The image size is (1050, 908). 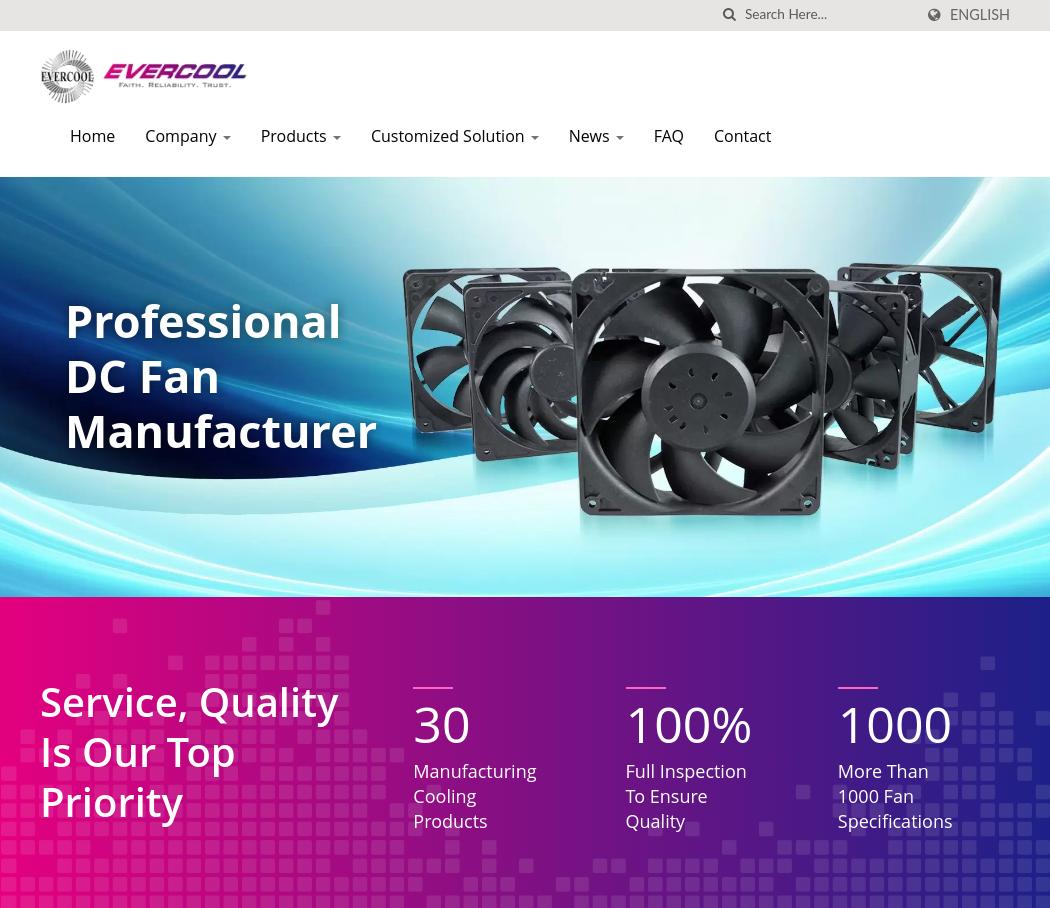 What do you see at coordinates (893, 724) in the screenshot?
I see `'1000'` at bounding box center [893, 724].